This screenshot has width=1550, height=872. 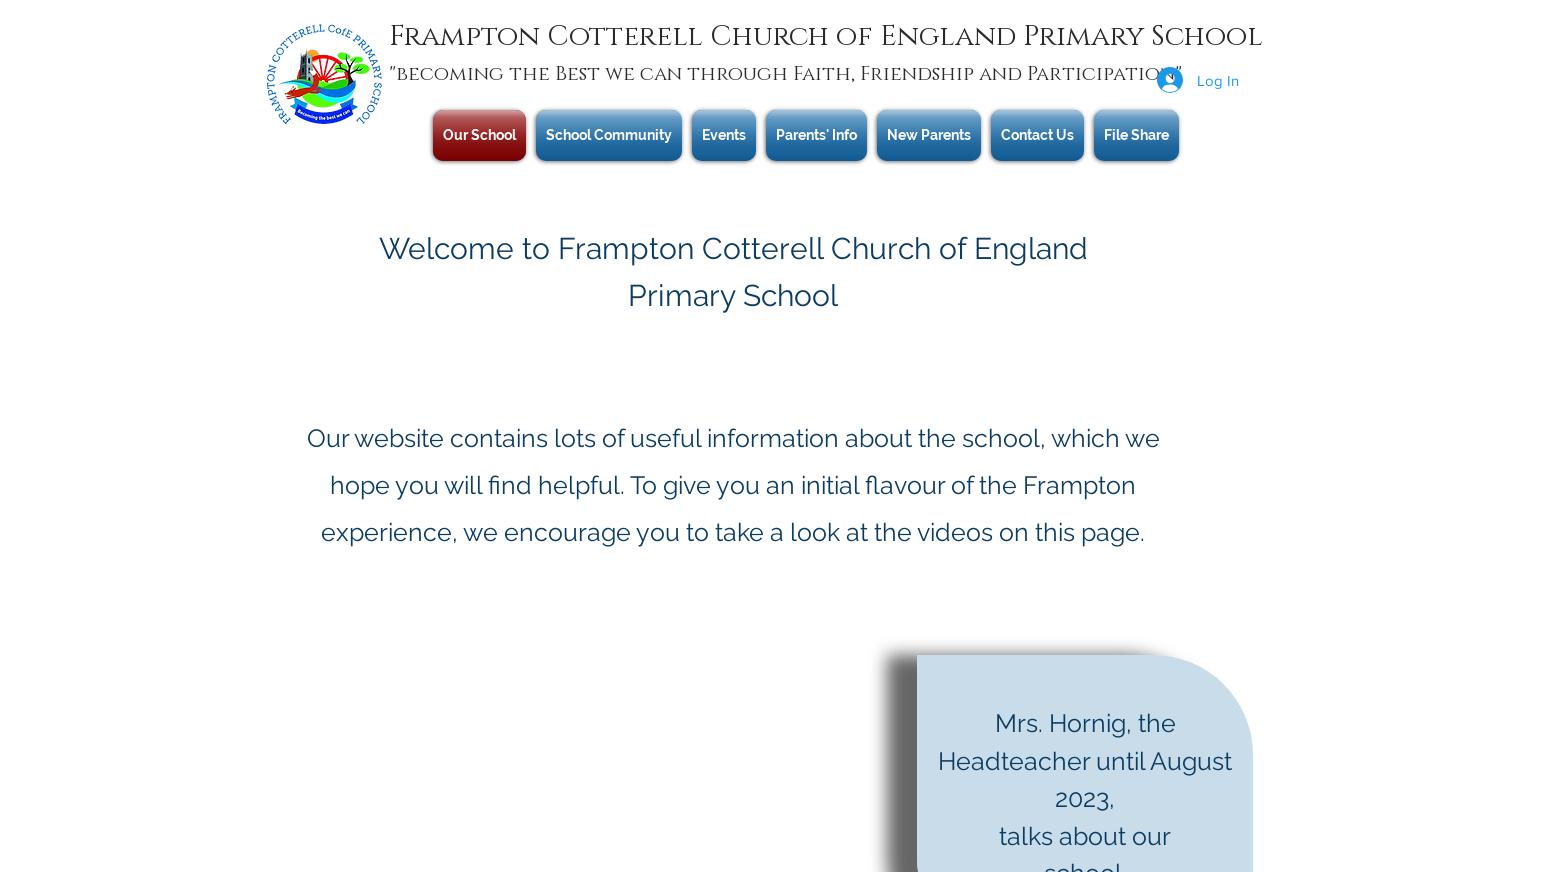 I want to click on 'Our School', so click(x=478, y=134).